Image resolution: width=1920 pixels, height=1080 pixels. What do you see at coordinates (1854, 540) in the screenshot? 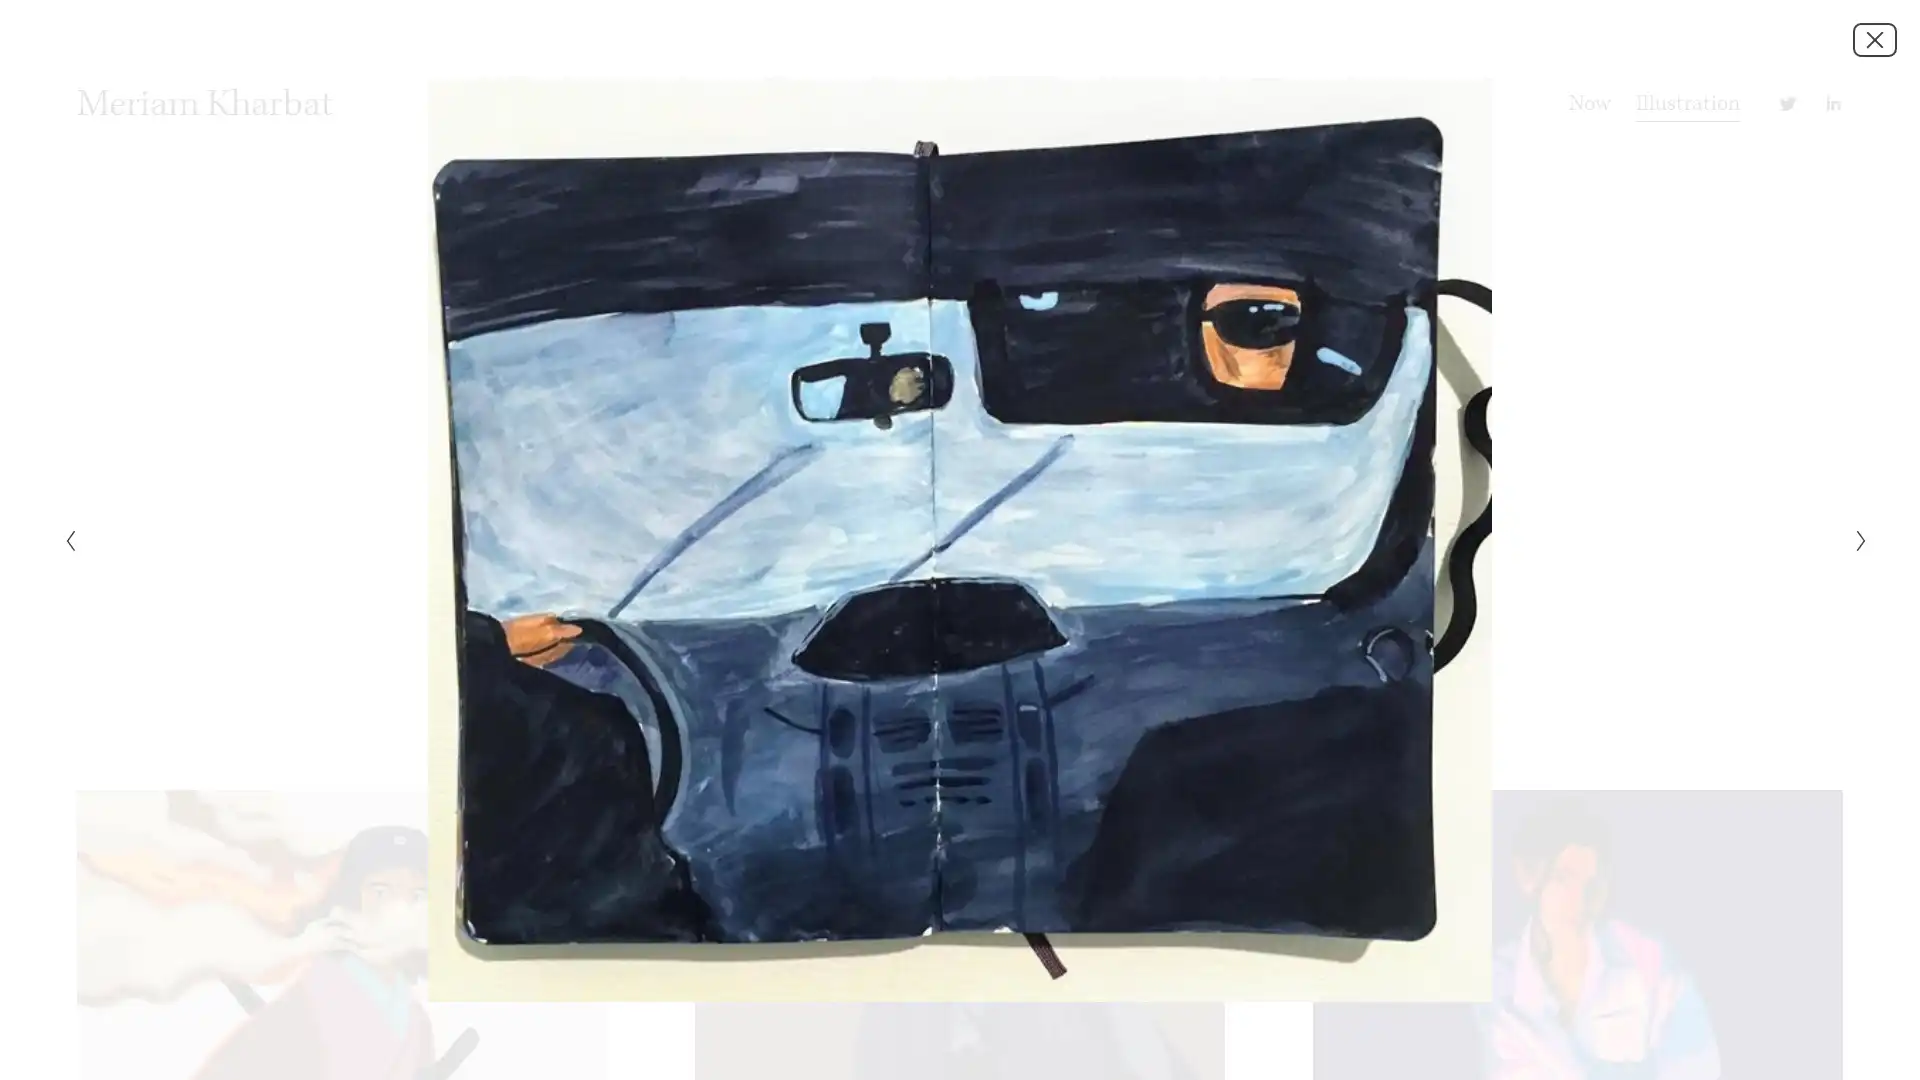
I see `Next Slide` at bounding box center [1854, 540].